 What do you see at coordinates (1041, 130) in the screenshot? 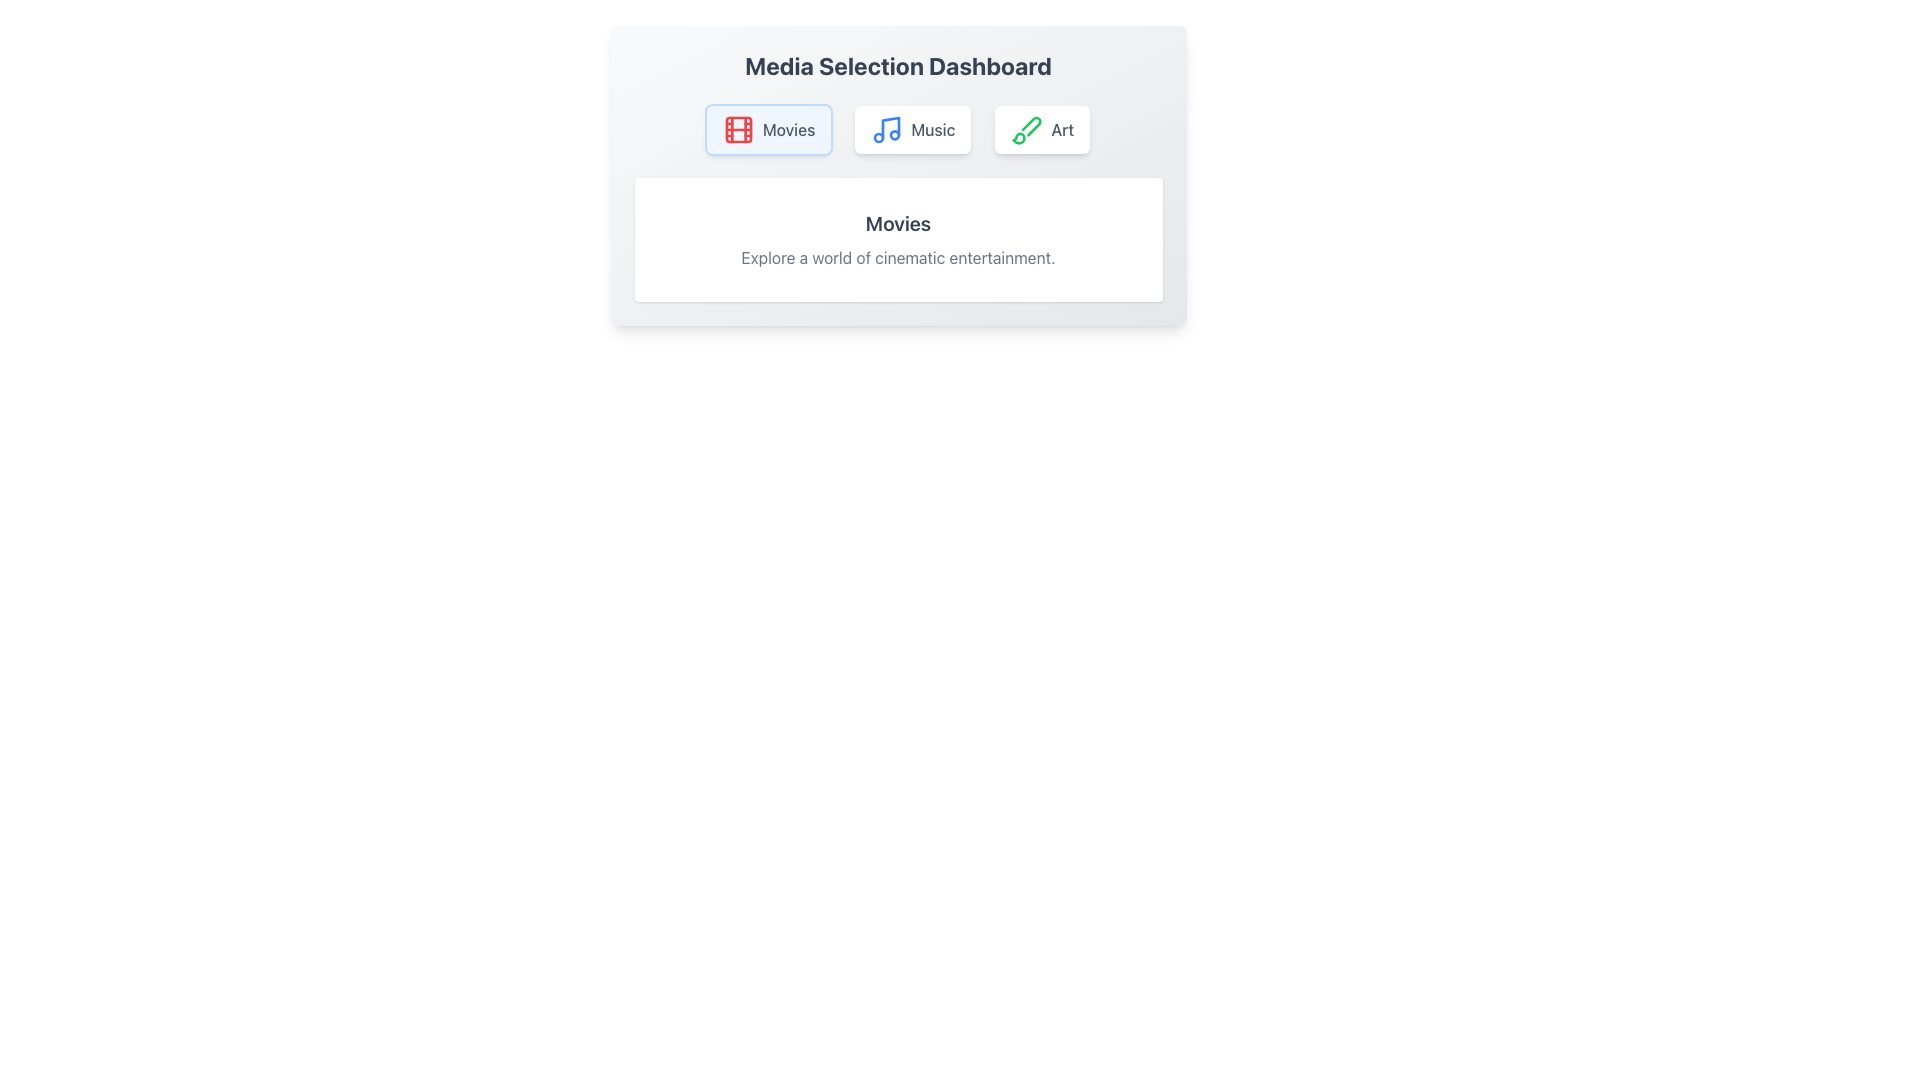
I see `the white rectangular button with rounded corners featuring a green brush icon and the text 'Art'` at bounding box center [1041, 130].